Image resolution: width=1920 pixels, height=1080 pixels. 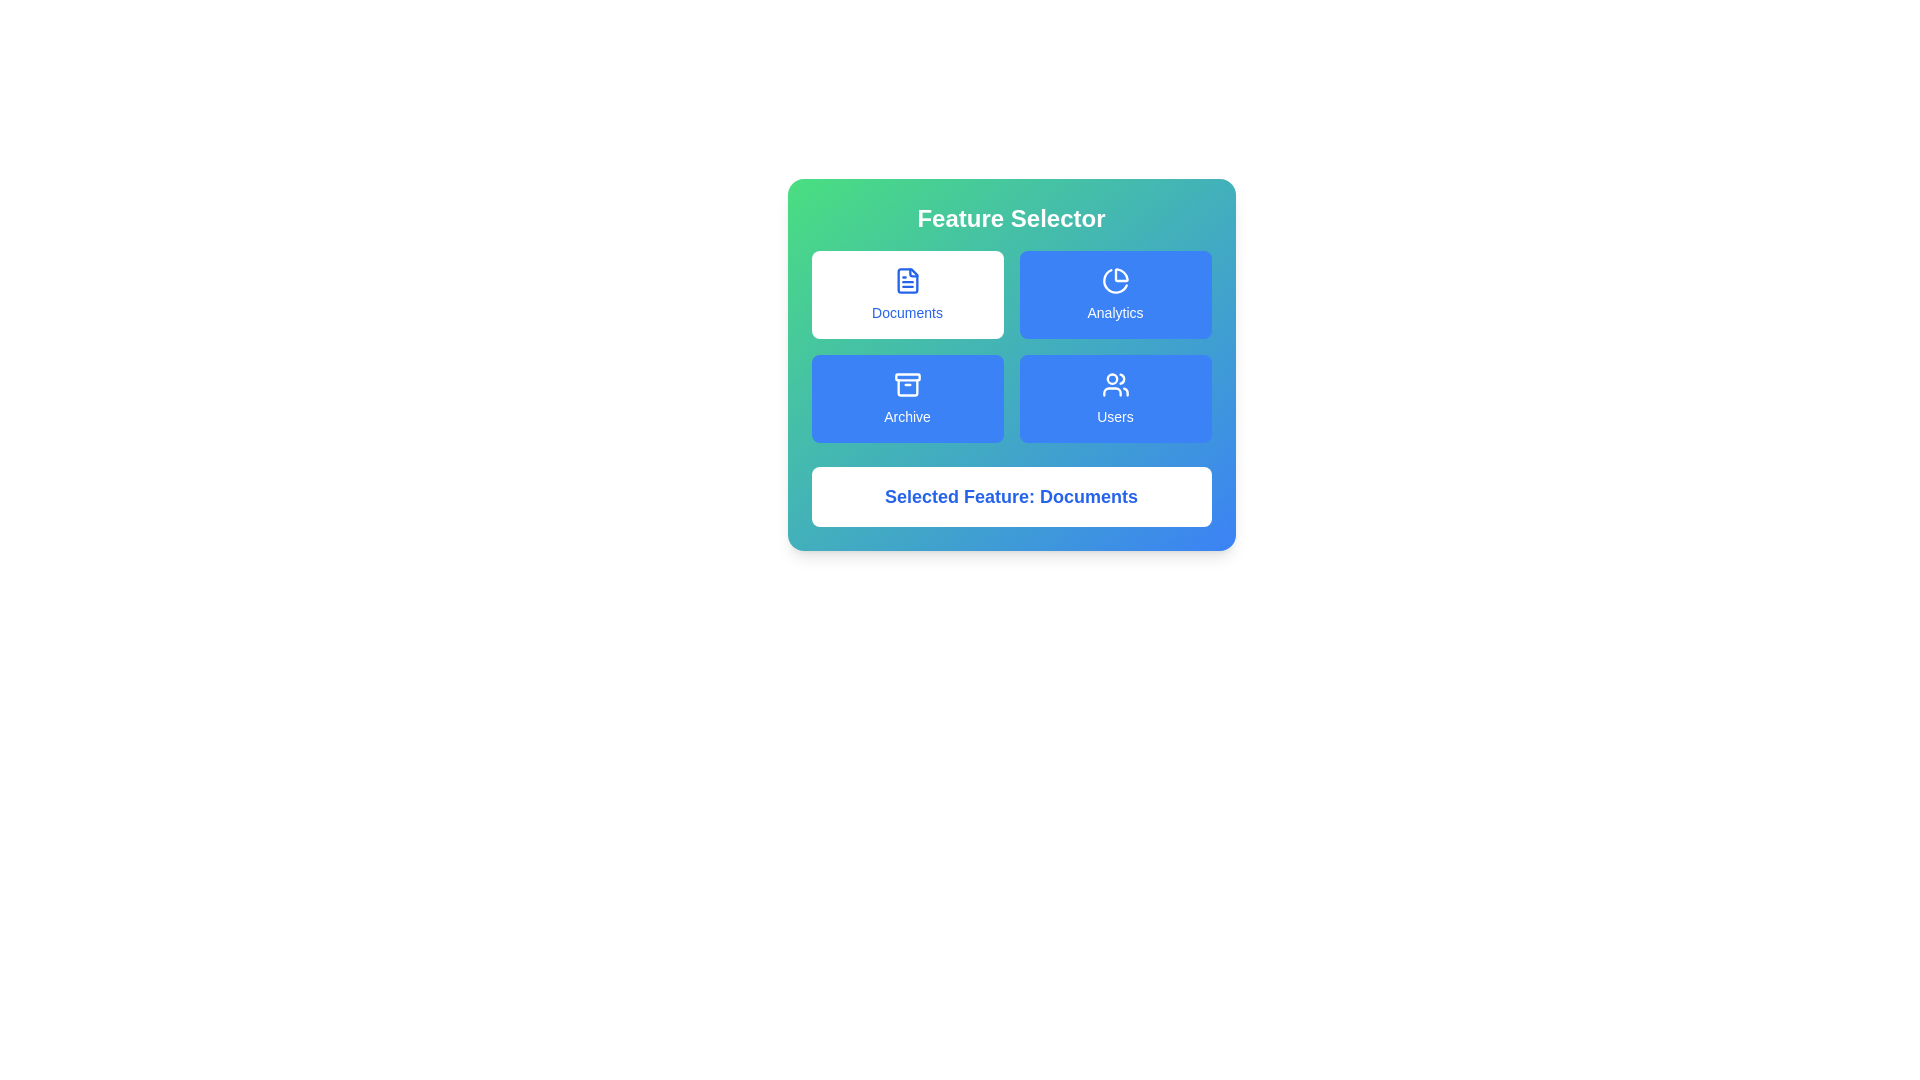 What do you see at coordinates (1114, 294) in the screenshot?
I see `the 'Analytics' button located in the top-right segment of the grid under 'Feature Selector' for accessibility interactions` at bounding box center [1114, 294].